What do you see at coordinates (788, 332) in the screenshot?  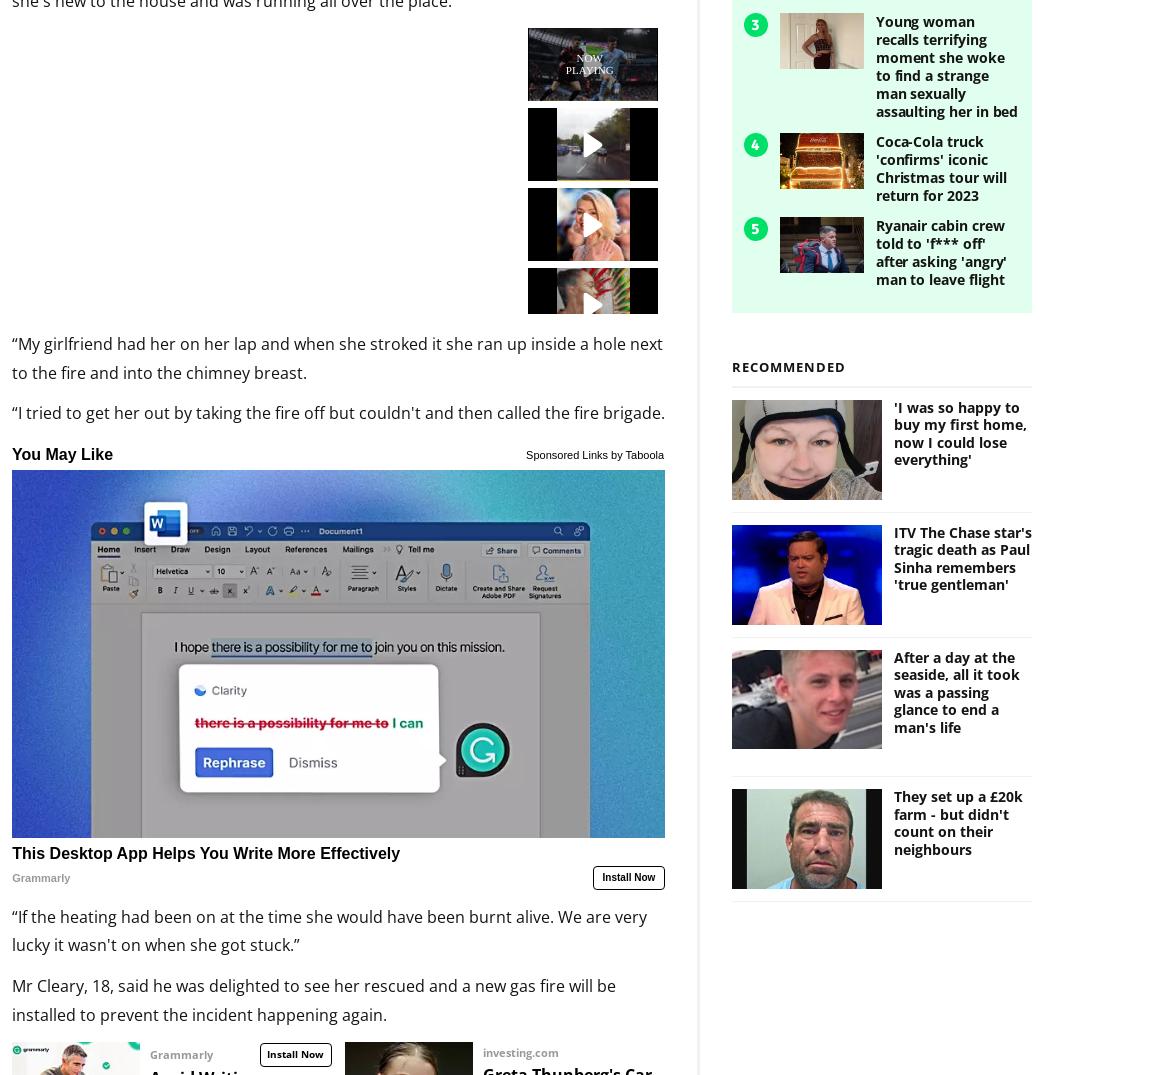 I see `'Recommended'` at bounding box center [788, 332].